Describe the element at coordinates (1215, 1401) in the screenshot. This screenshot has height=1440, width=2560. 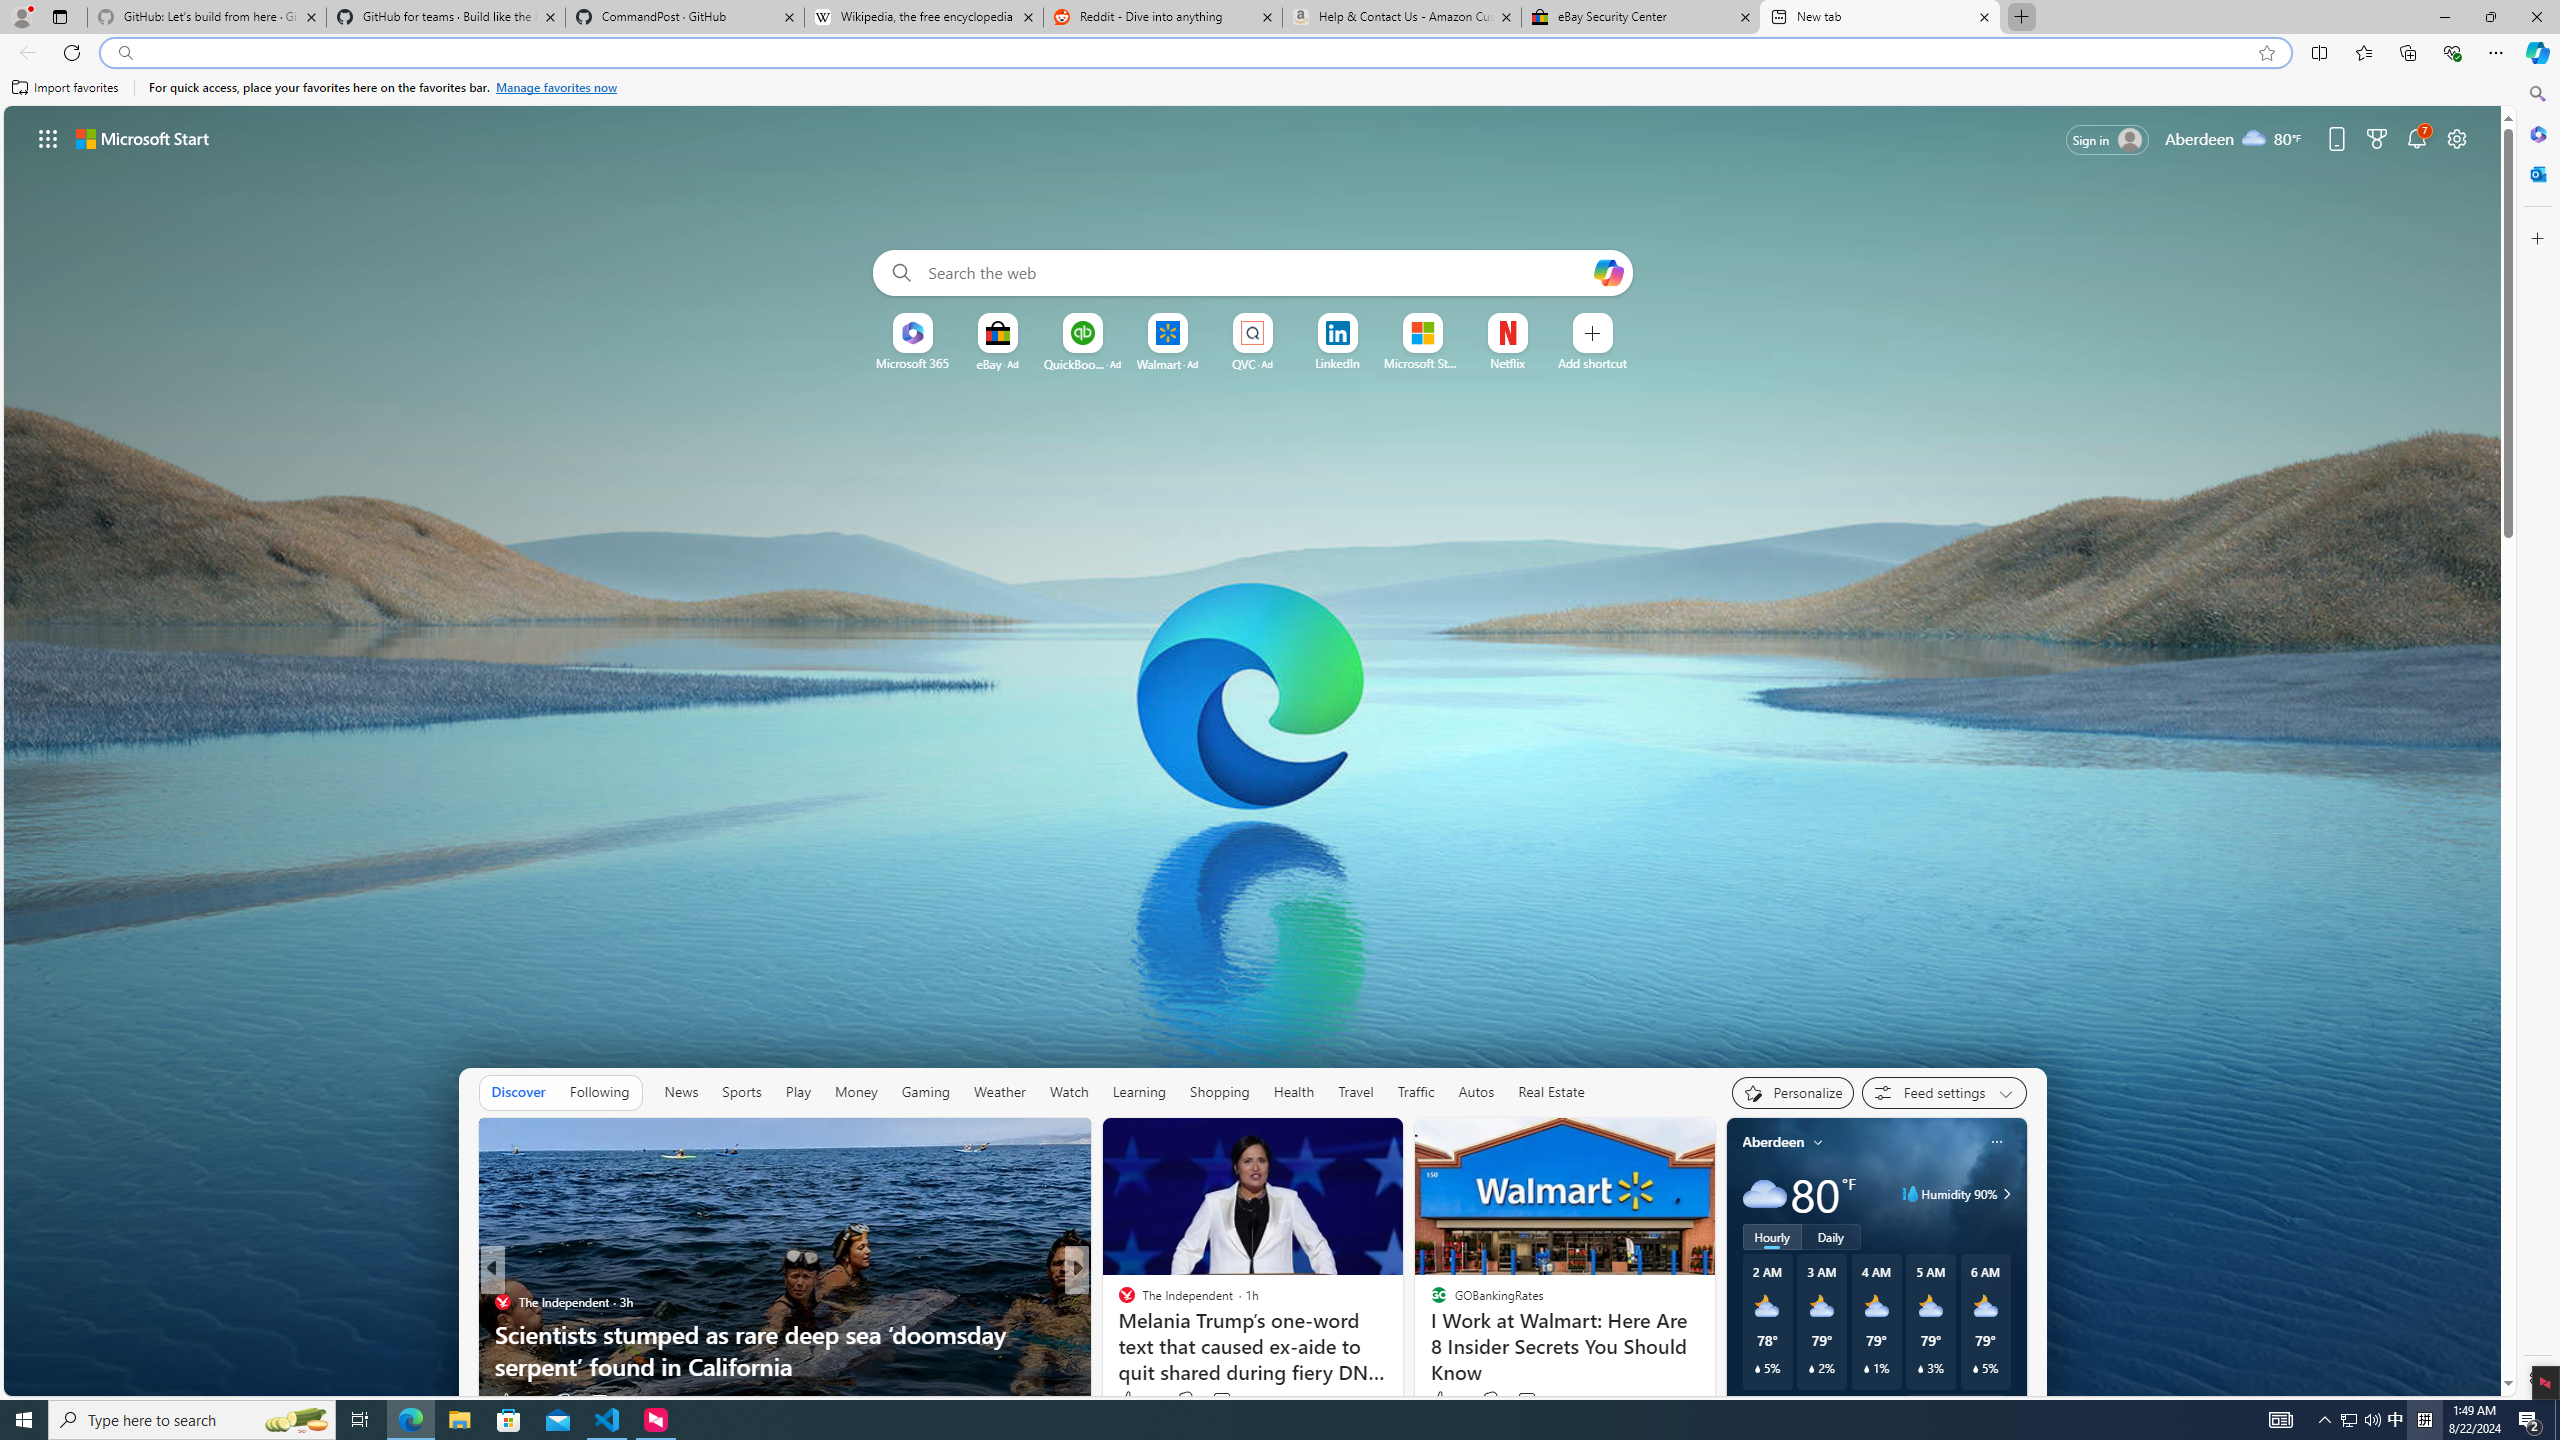
I see `'View comments 54 Comment'` at that location.